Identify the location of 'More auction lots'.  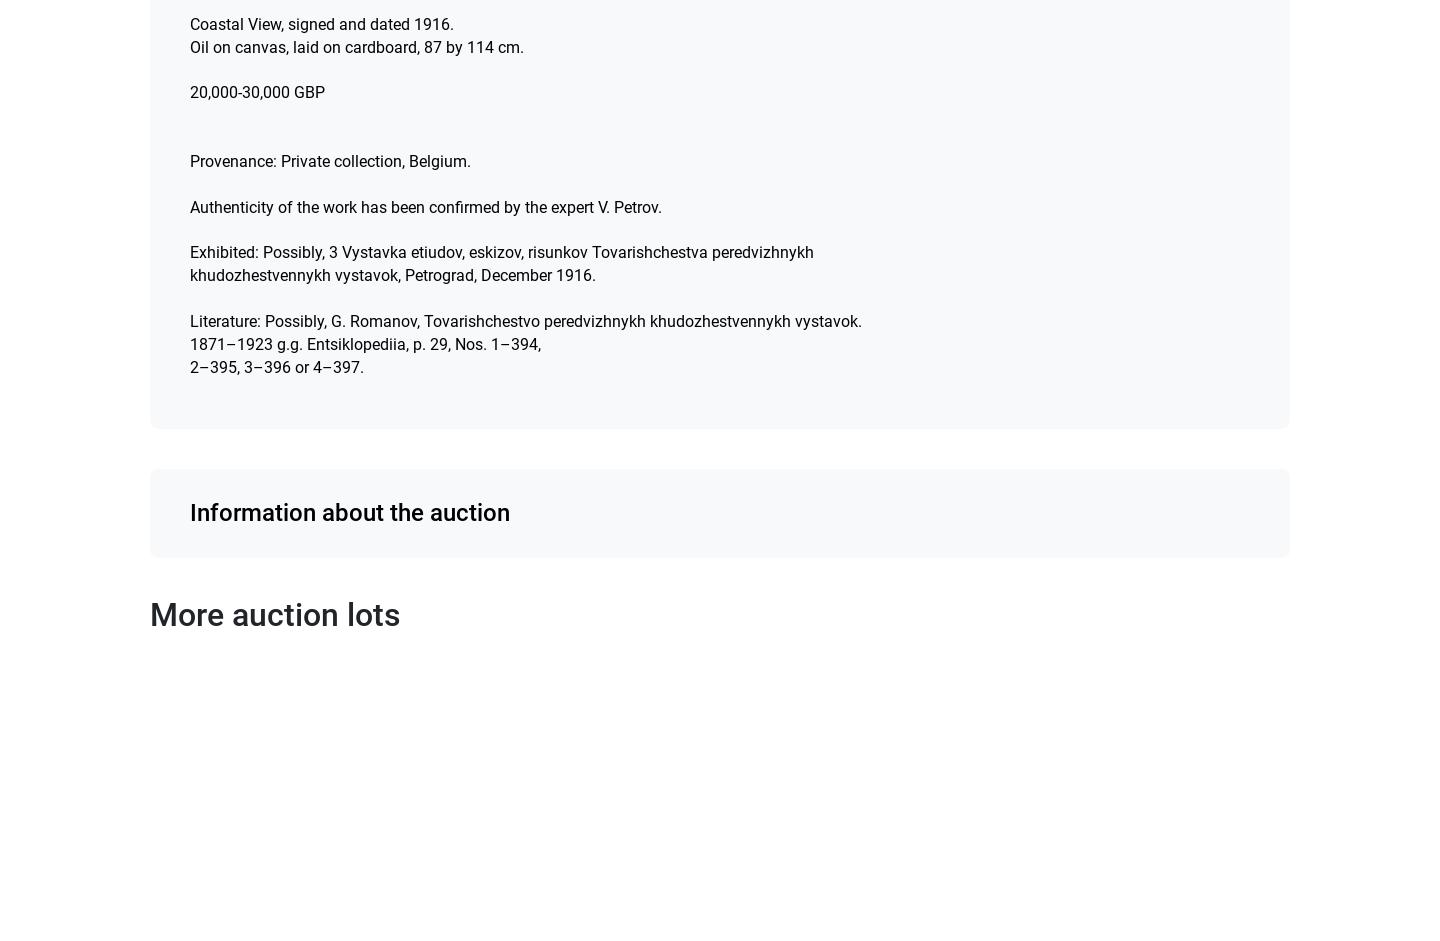
(274, 615).